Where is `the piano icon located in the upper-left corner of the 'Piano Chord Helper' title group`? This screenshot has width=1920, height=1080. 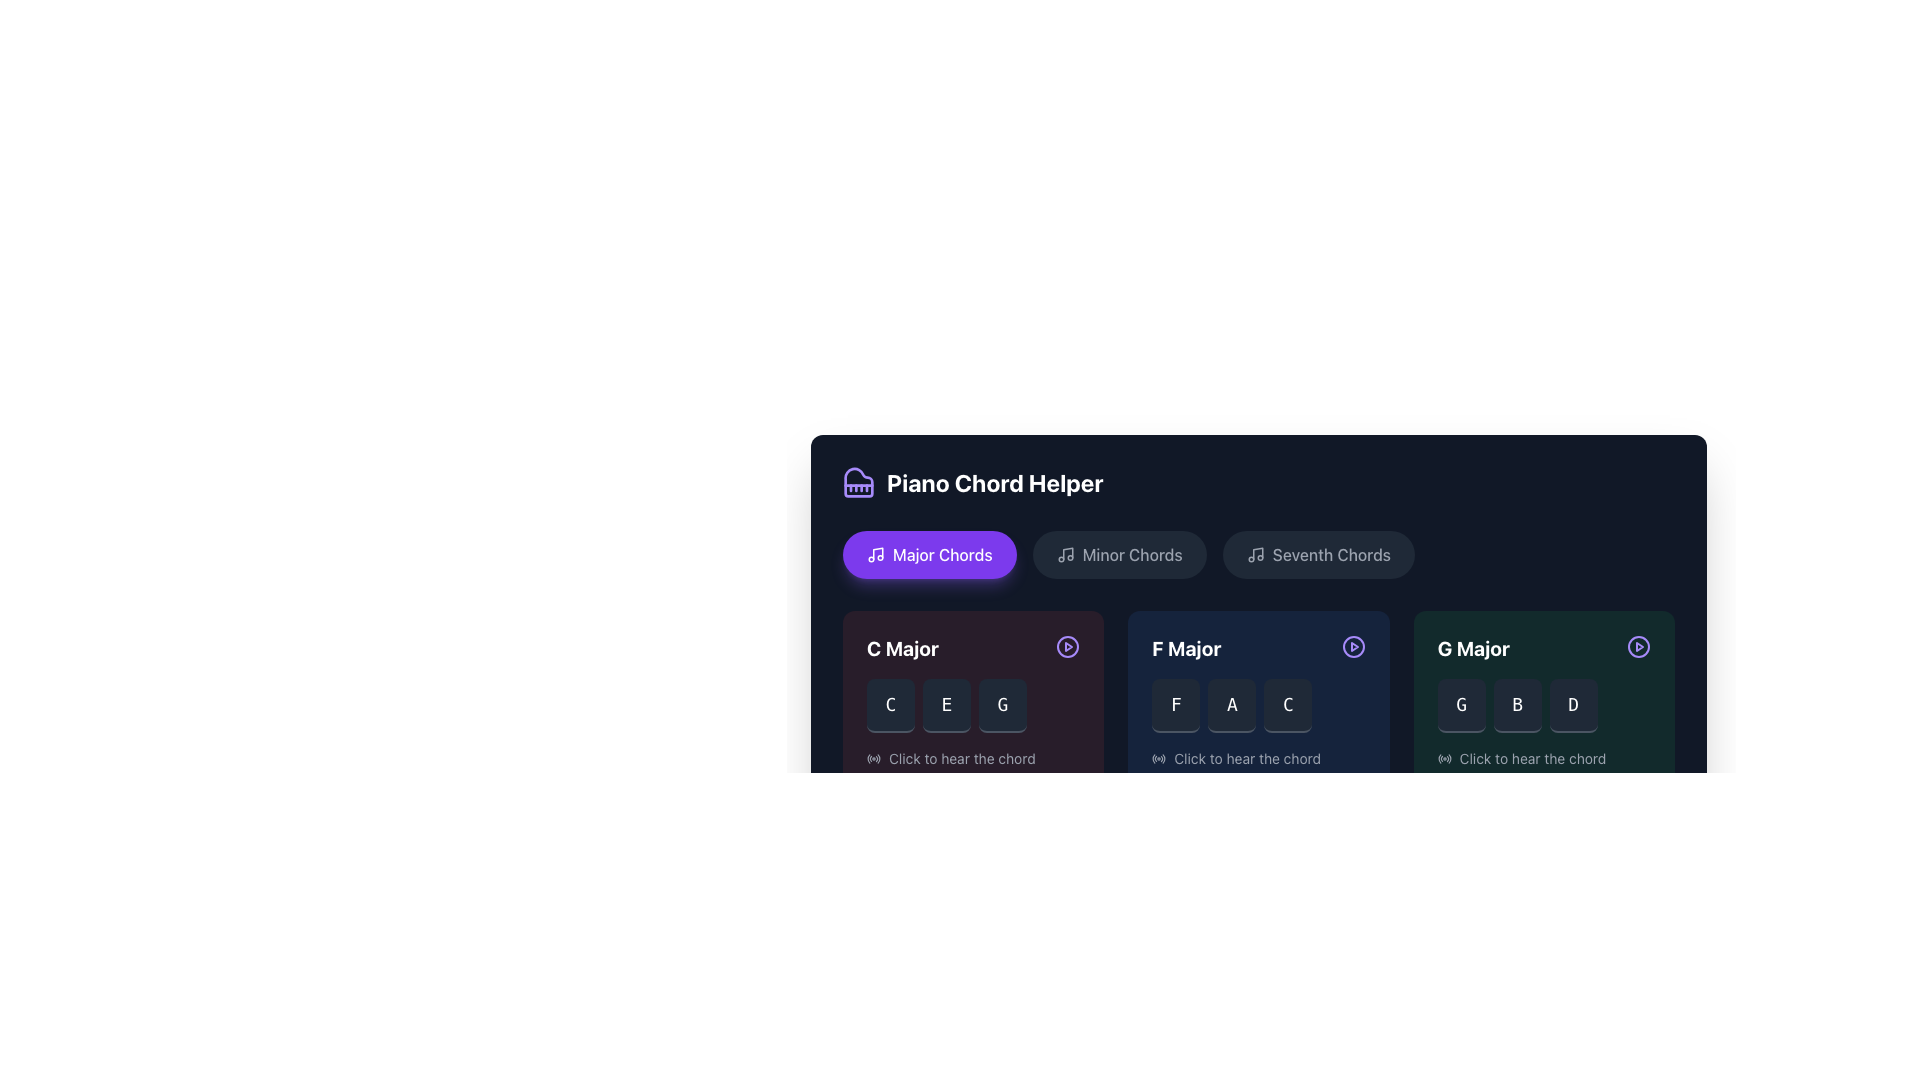
the piano icon located in the upper-left corner of the 'Piano Chord Helper' title group is located at coordinates (859, 482).